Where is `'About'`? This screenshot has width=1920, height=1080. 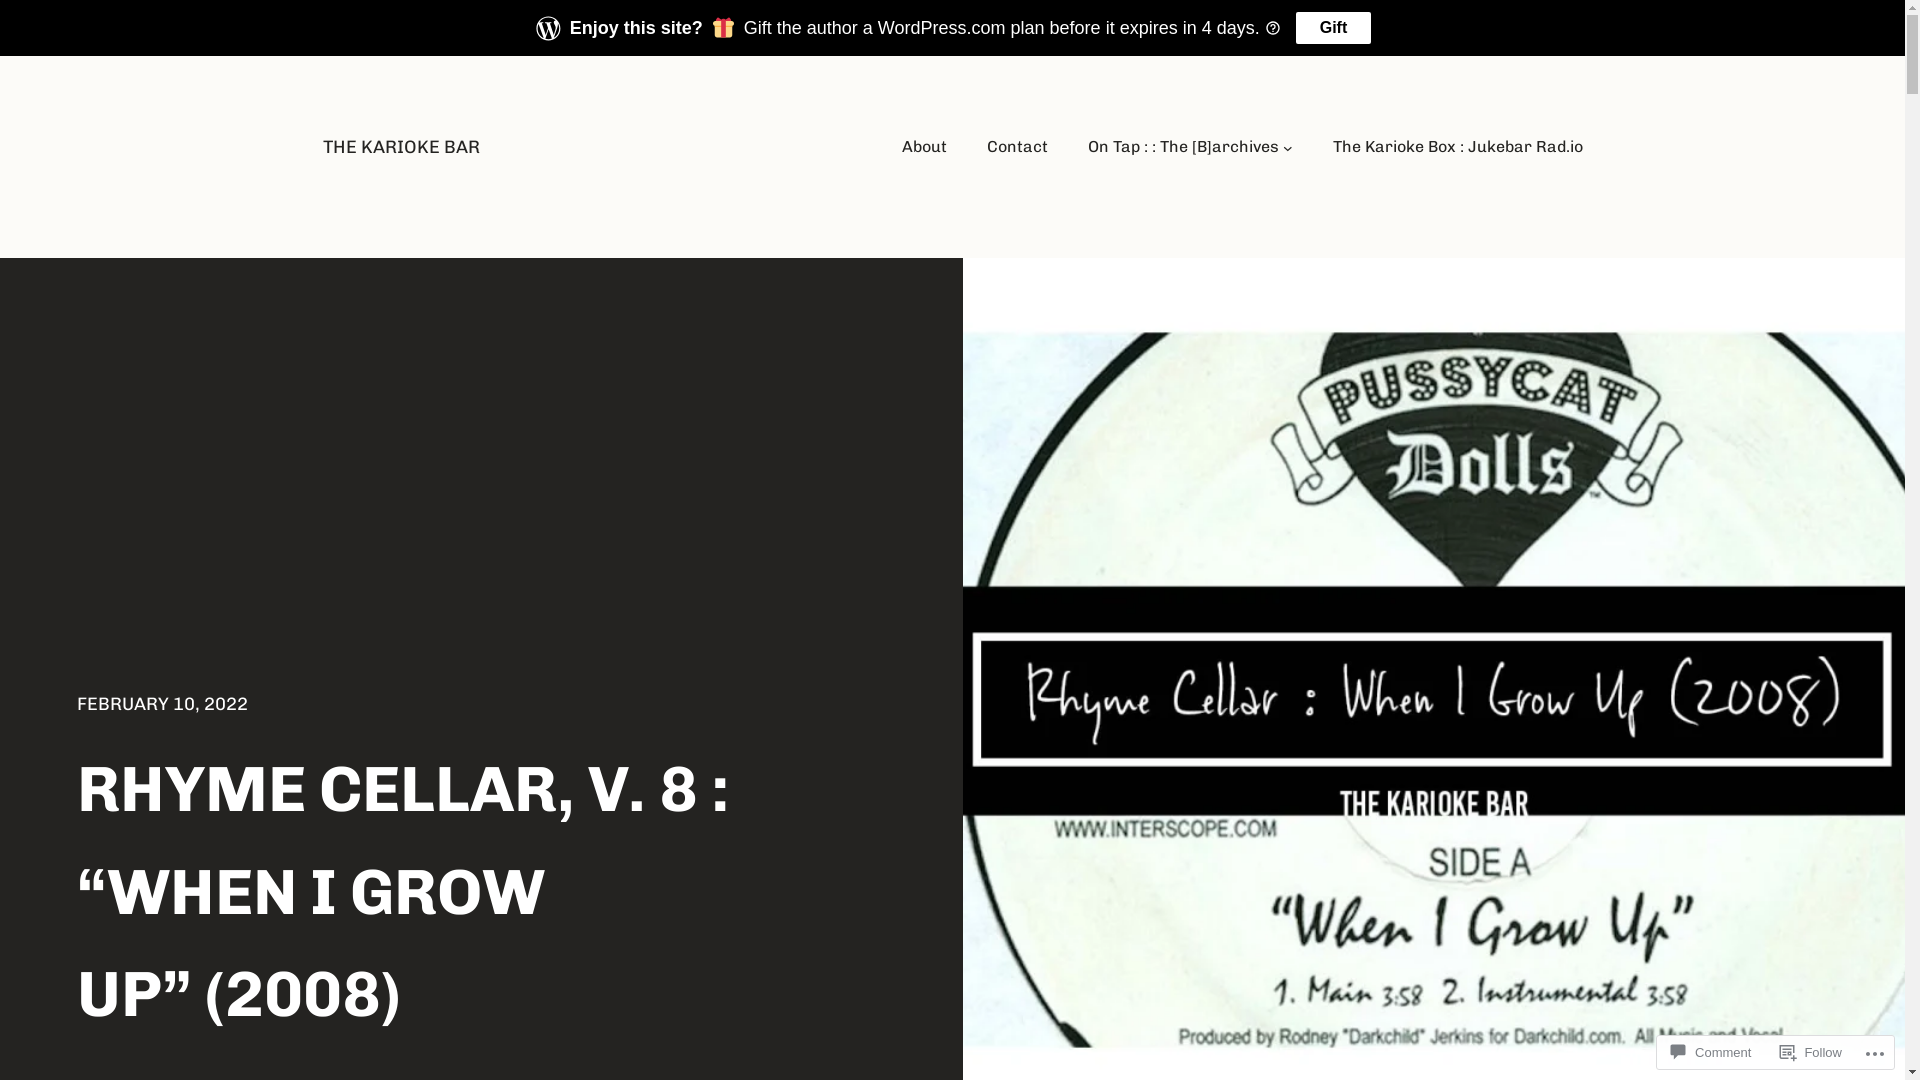 'About' is located at coordinates (923, 145).